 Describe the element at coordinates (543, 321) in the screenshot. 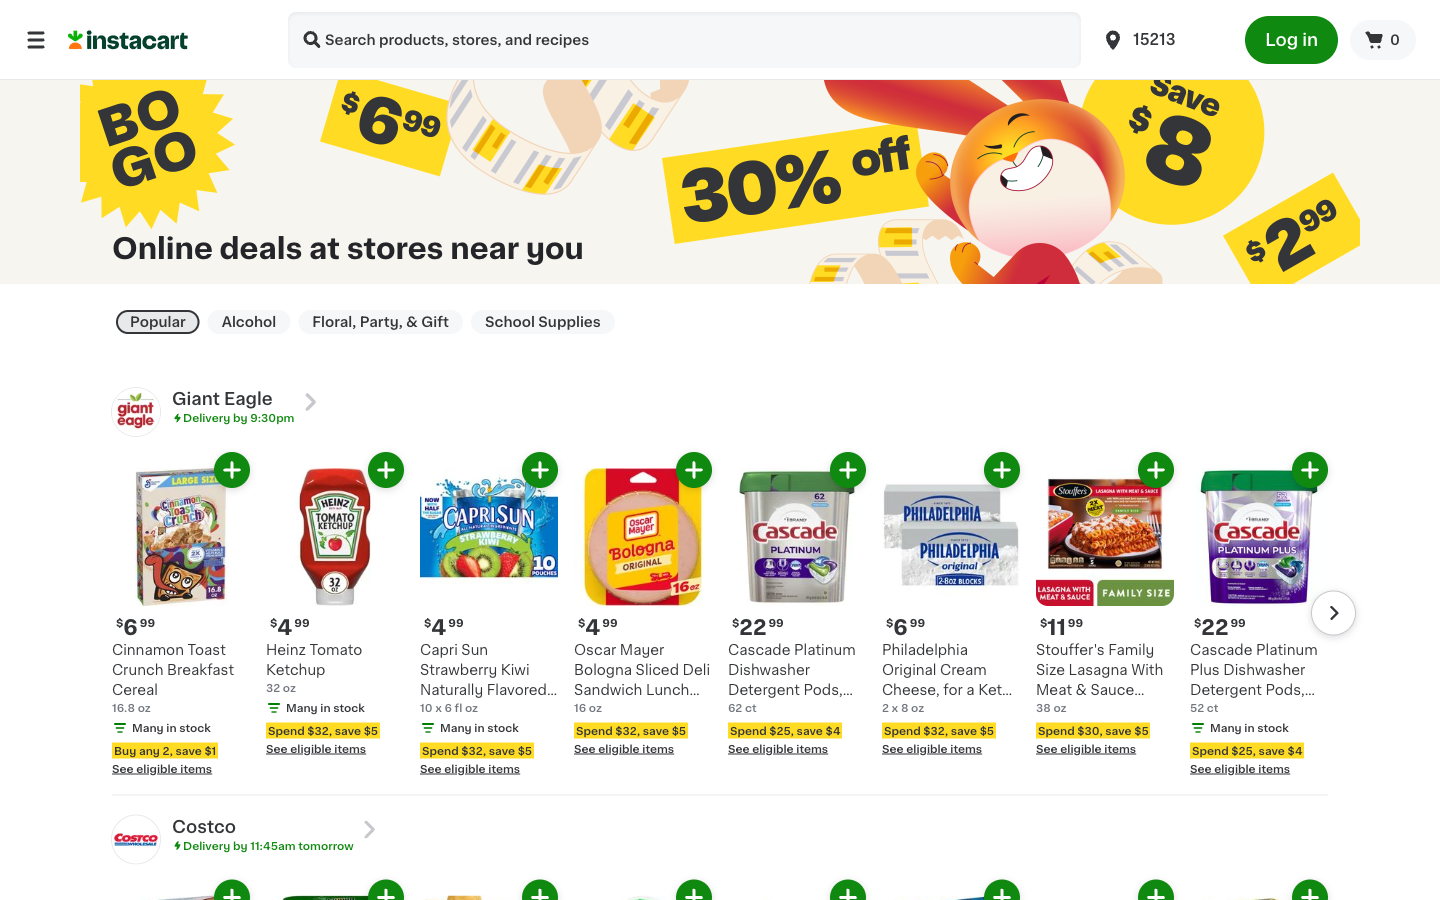

I see `Show me all product coming in School Supplies` at that location.